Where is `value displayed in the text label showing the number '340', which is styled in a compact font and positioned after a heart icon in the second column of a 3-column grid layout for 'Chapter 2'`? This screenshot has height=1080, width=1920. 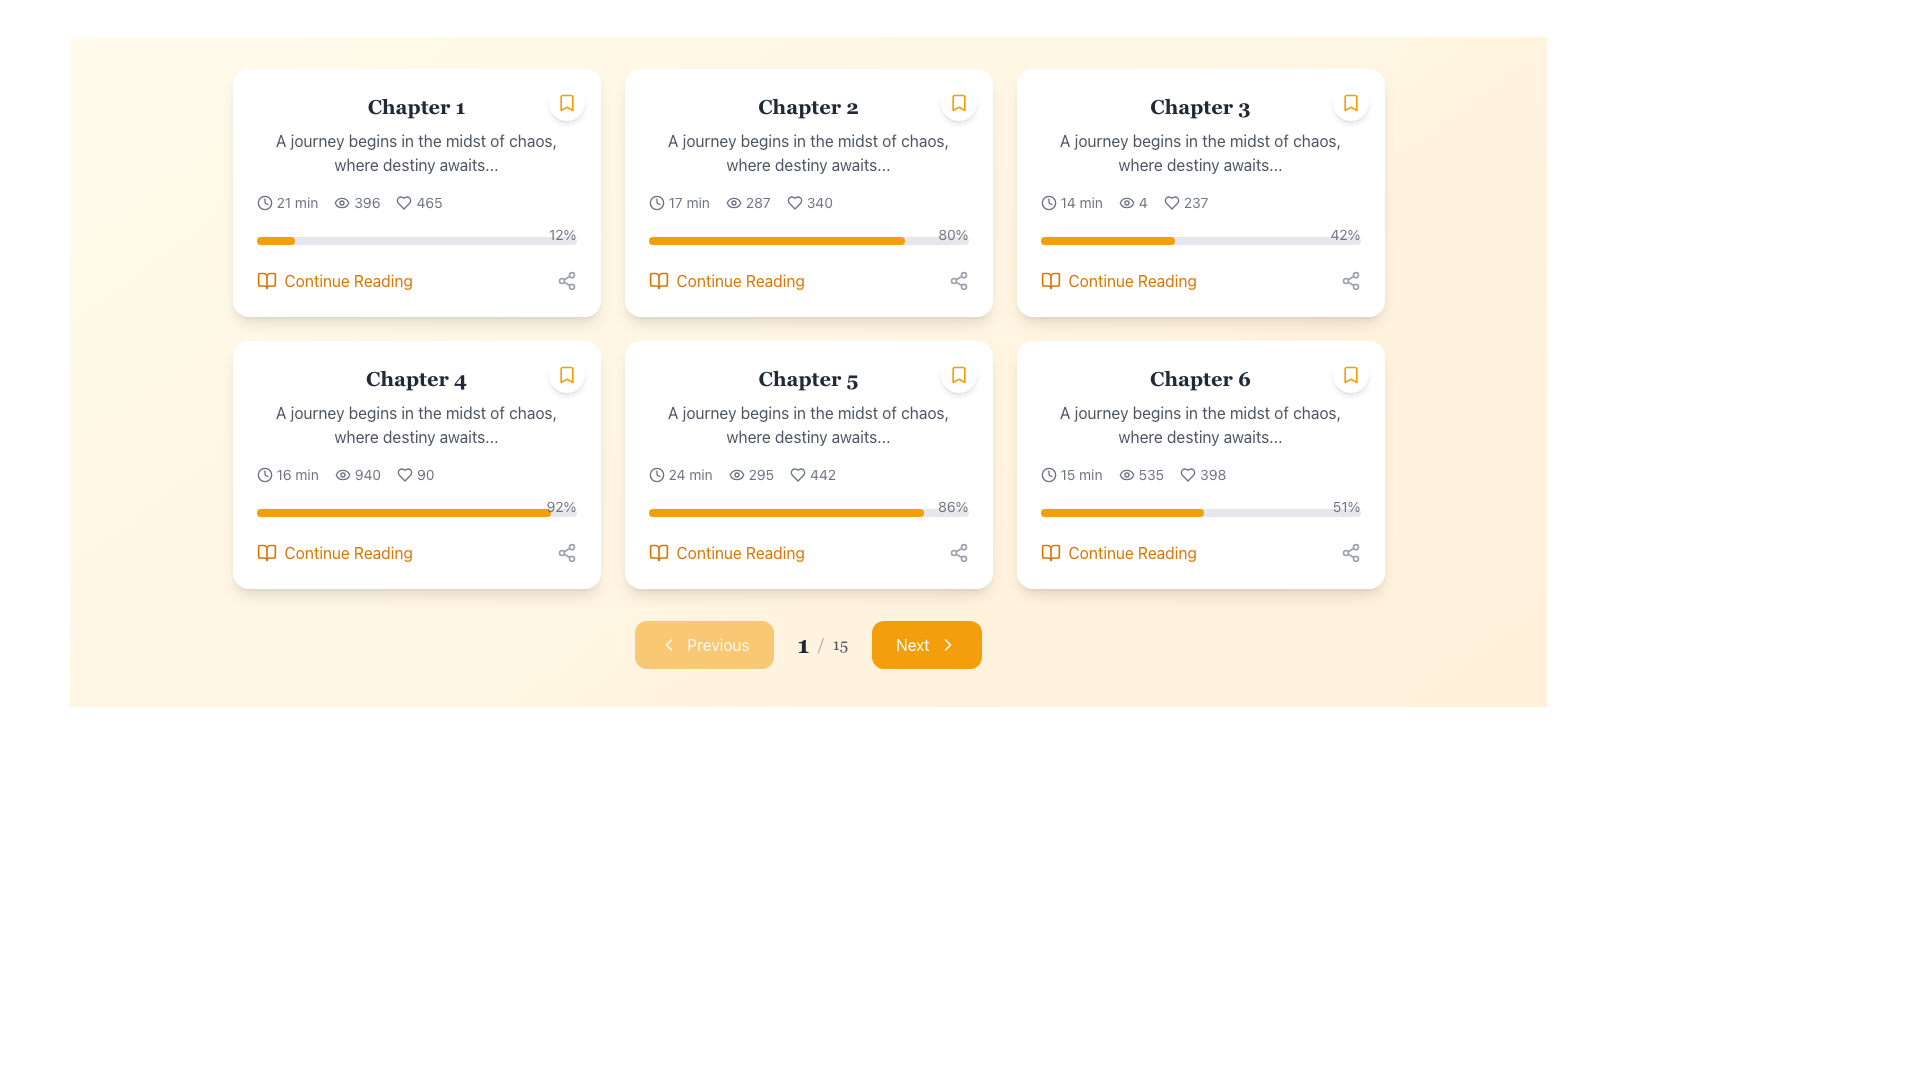 value displayed in the text label showing the number '340', which is styled in a compact font and positioned after a heart icon in the second column of a 3-column grid layout for 'Chapter 2' is located at coordinates (819, 203).